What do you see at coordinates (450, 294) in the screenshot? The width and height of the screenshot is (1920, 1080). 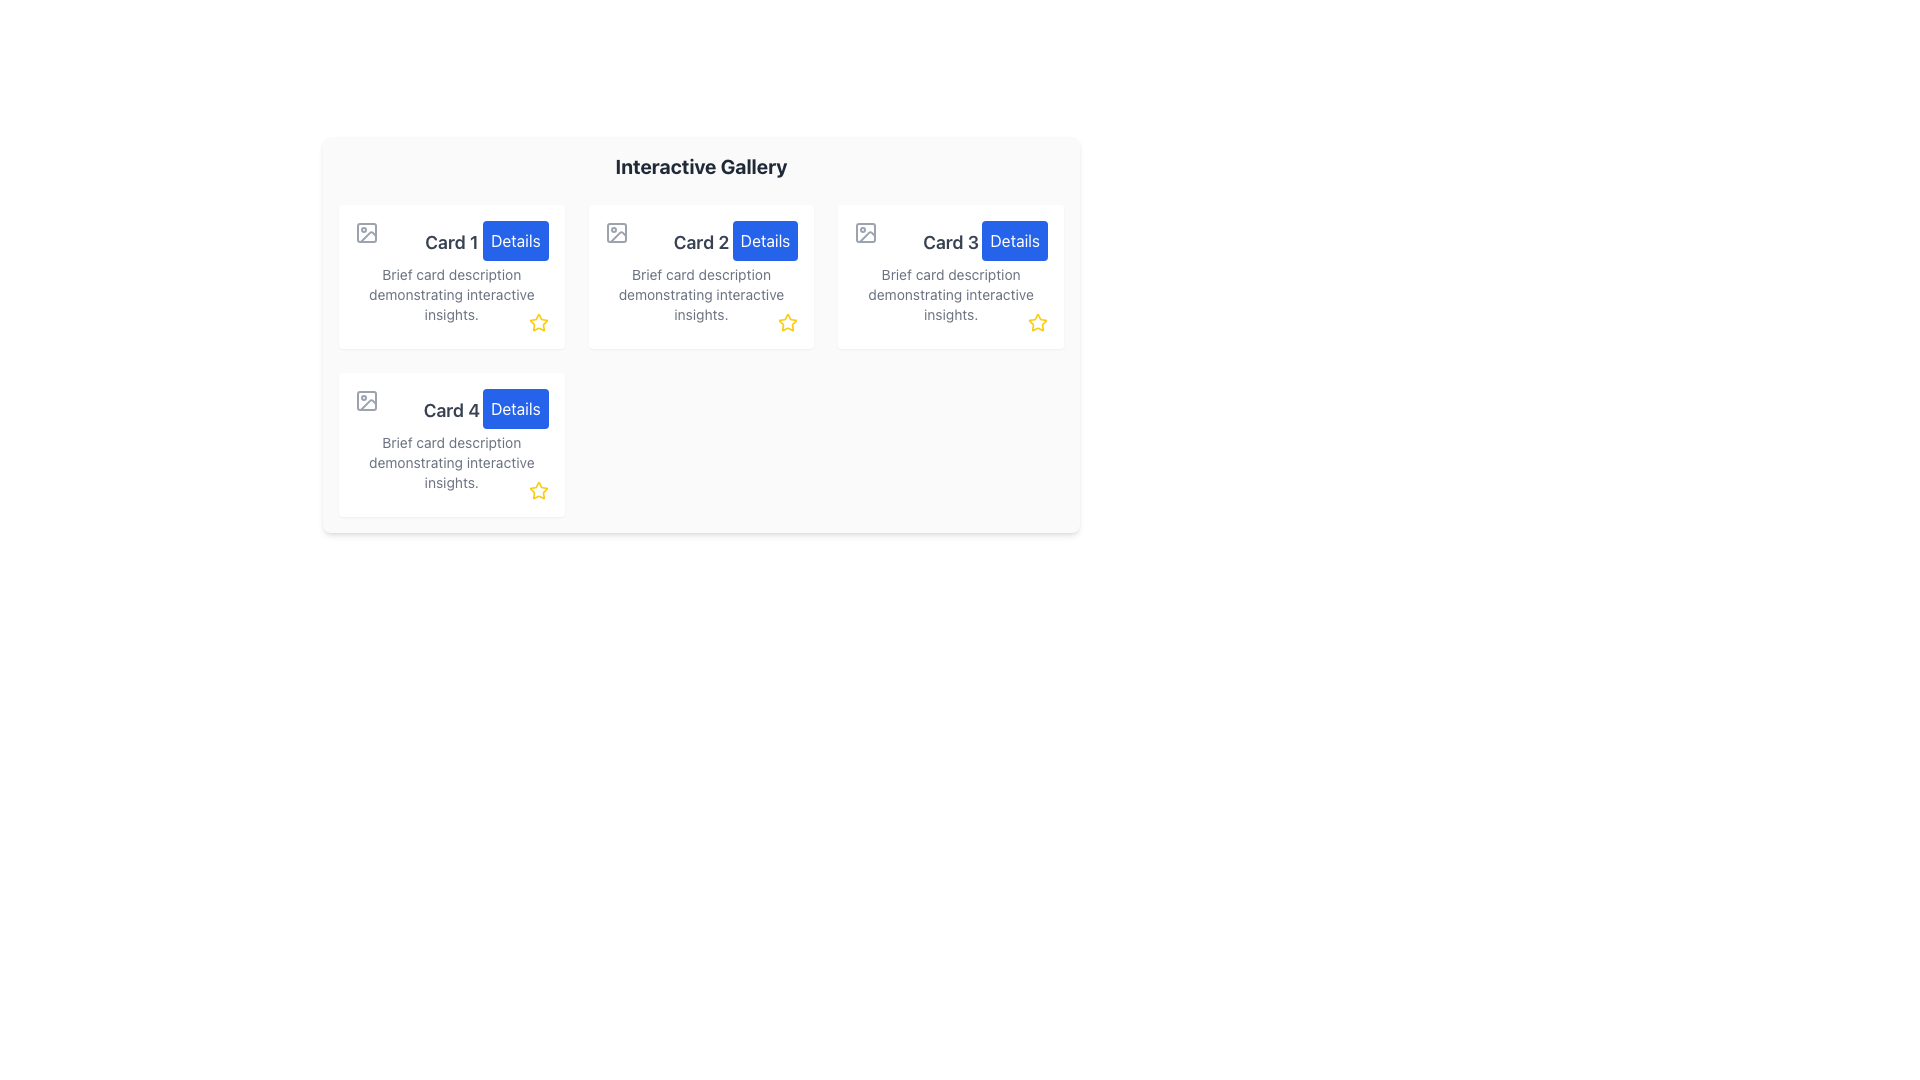 I see `the text label displaying the content 'Brief card description demonstrating interactive insights.' which is positioned below the title 'Card 1' within a card structure` at bounding box center [450, 294].